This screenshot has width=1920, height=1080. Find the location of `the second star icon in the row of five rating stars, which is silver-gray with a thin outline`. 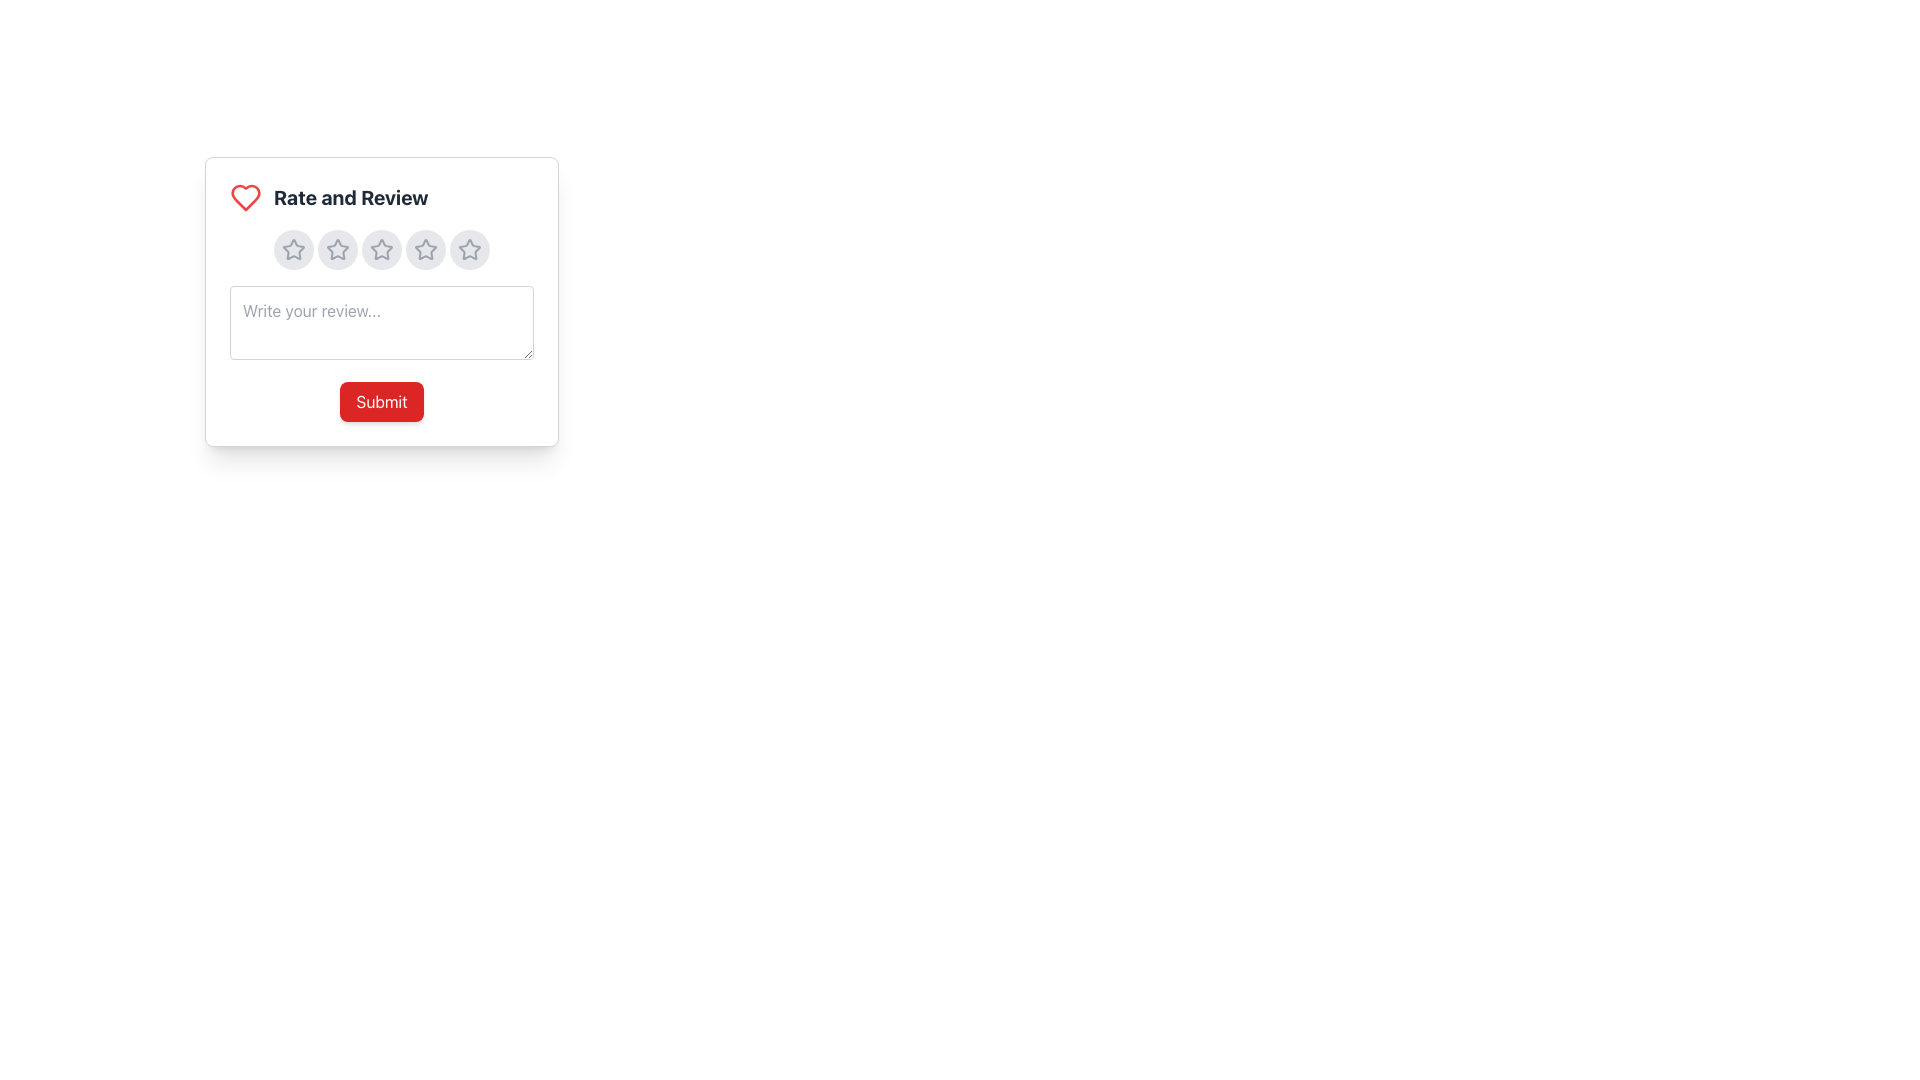

the second star icon in the row of five rating stars, which is silver-gray with a thin outline is located at coordinates (337, 249).